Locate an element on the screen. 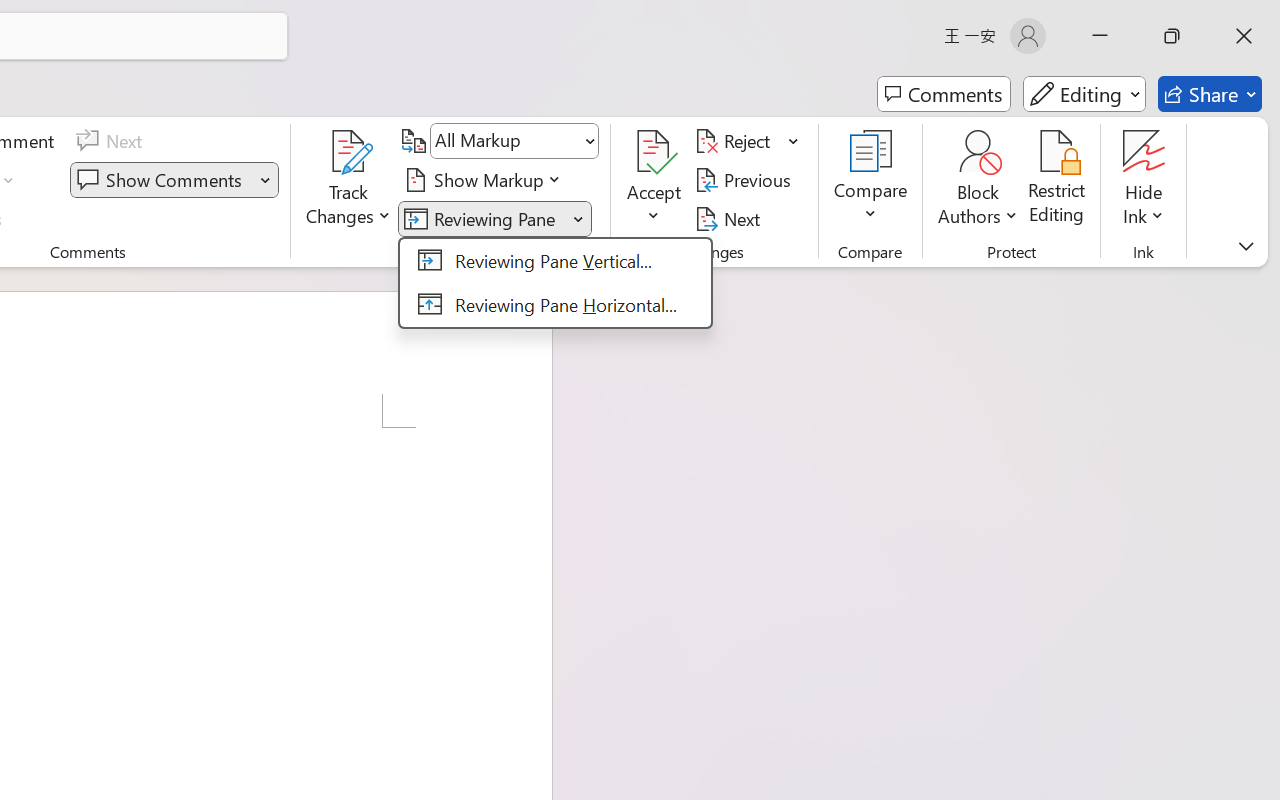 The image size is (1280, 800). 'Hide Ink' is located at coordinates (1144, 179).